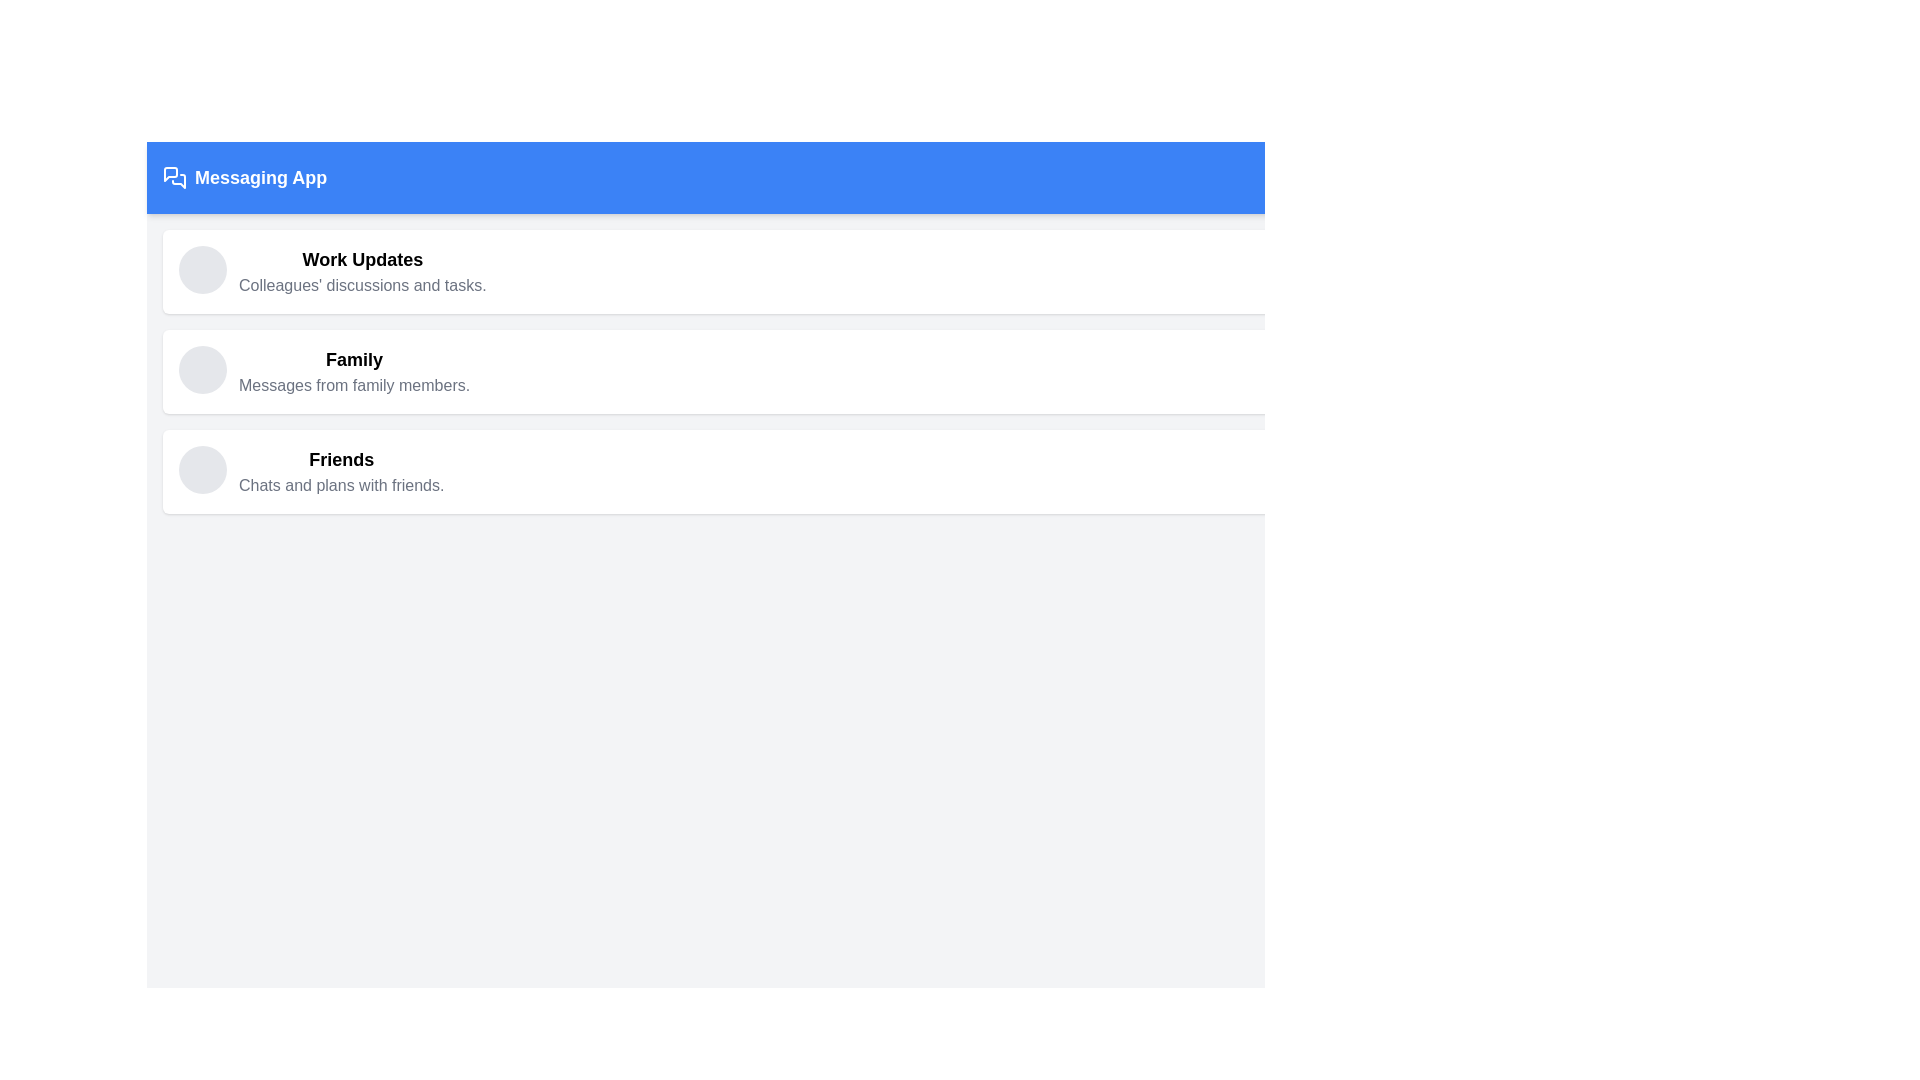 Image resolution: width=1920 pixels, height=1080 pixels. I want to click on the text label displaying 'Colleagues' discussions and tasks.' located below the 'Work Updates' heading, so click(362, 285).